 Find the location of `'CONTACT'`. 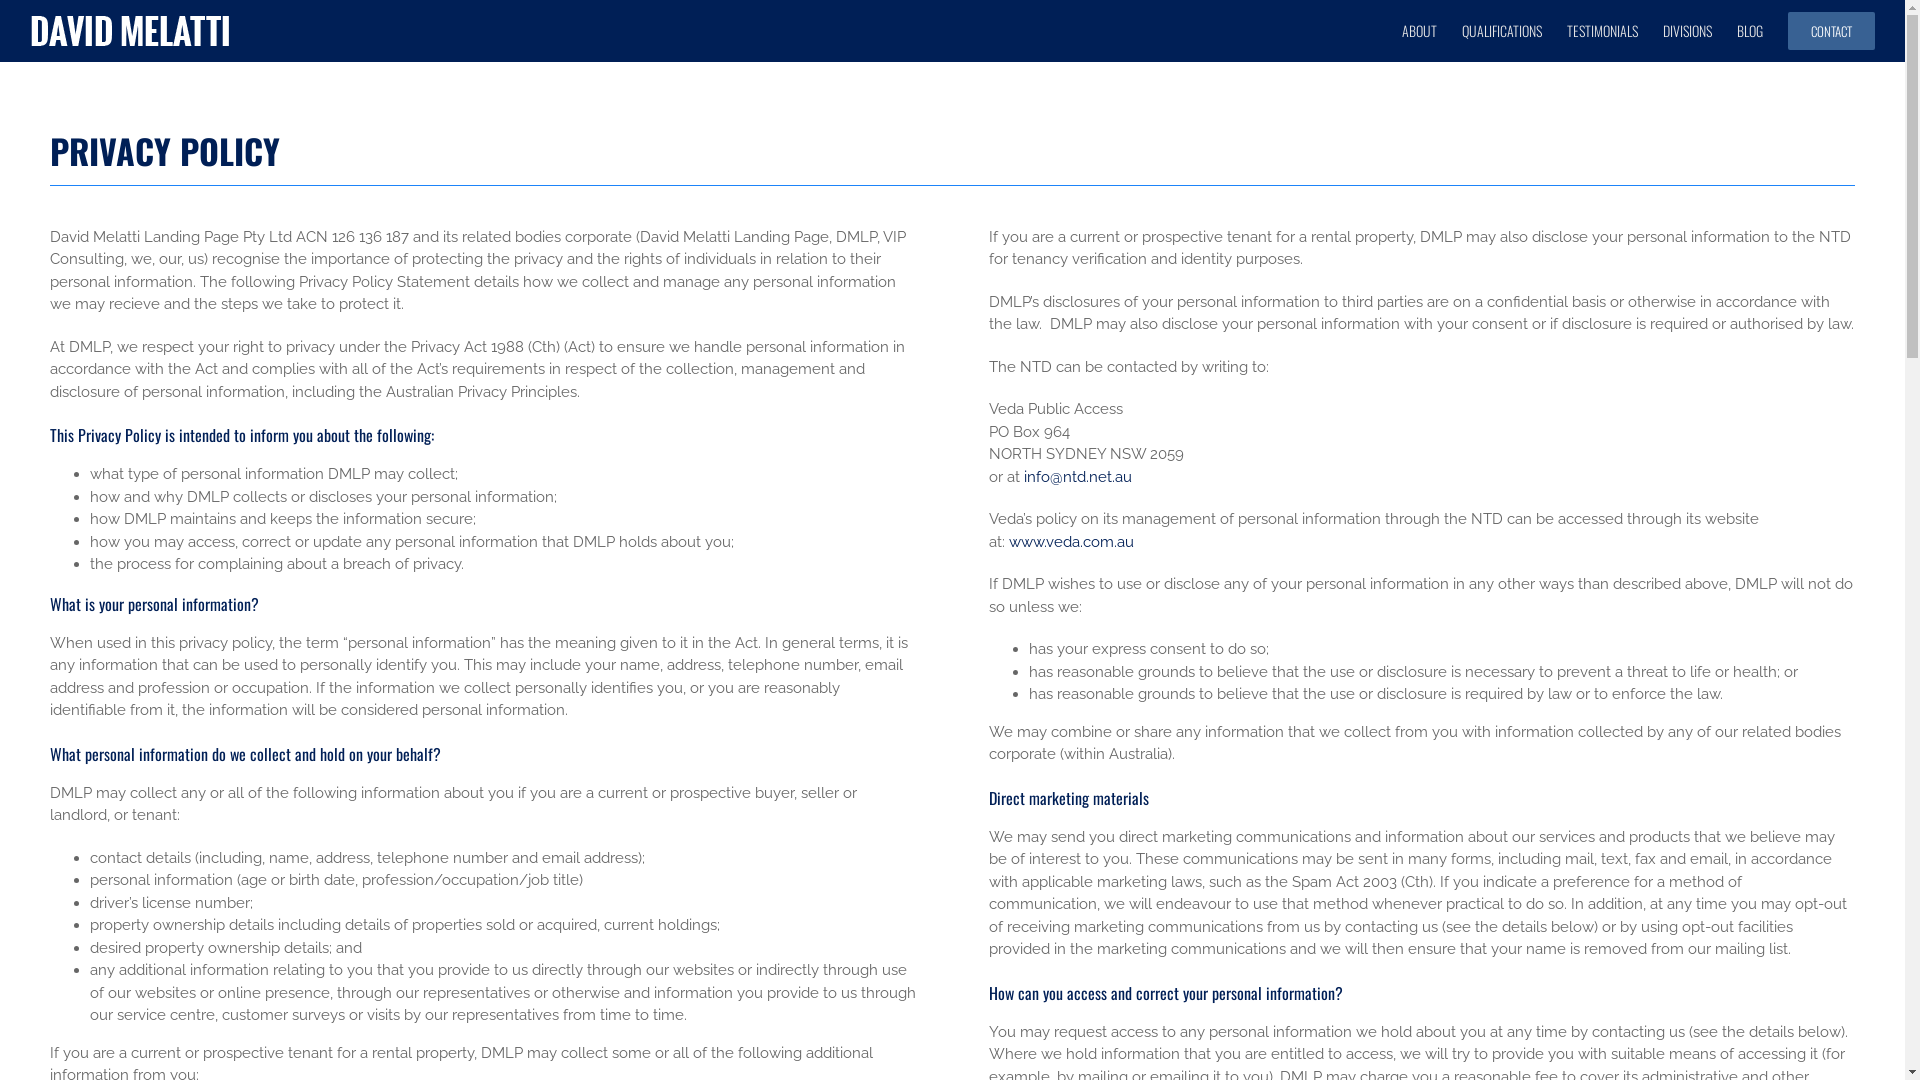

'CONTACT' is located at coordinates (1788, 30).